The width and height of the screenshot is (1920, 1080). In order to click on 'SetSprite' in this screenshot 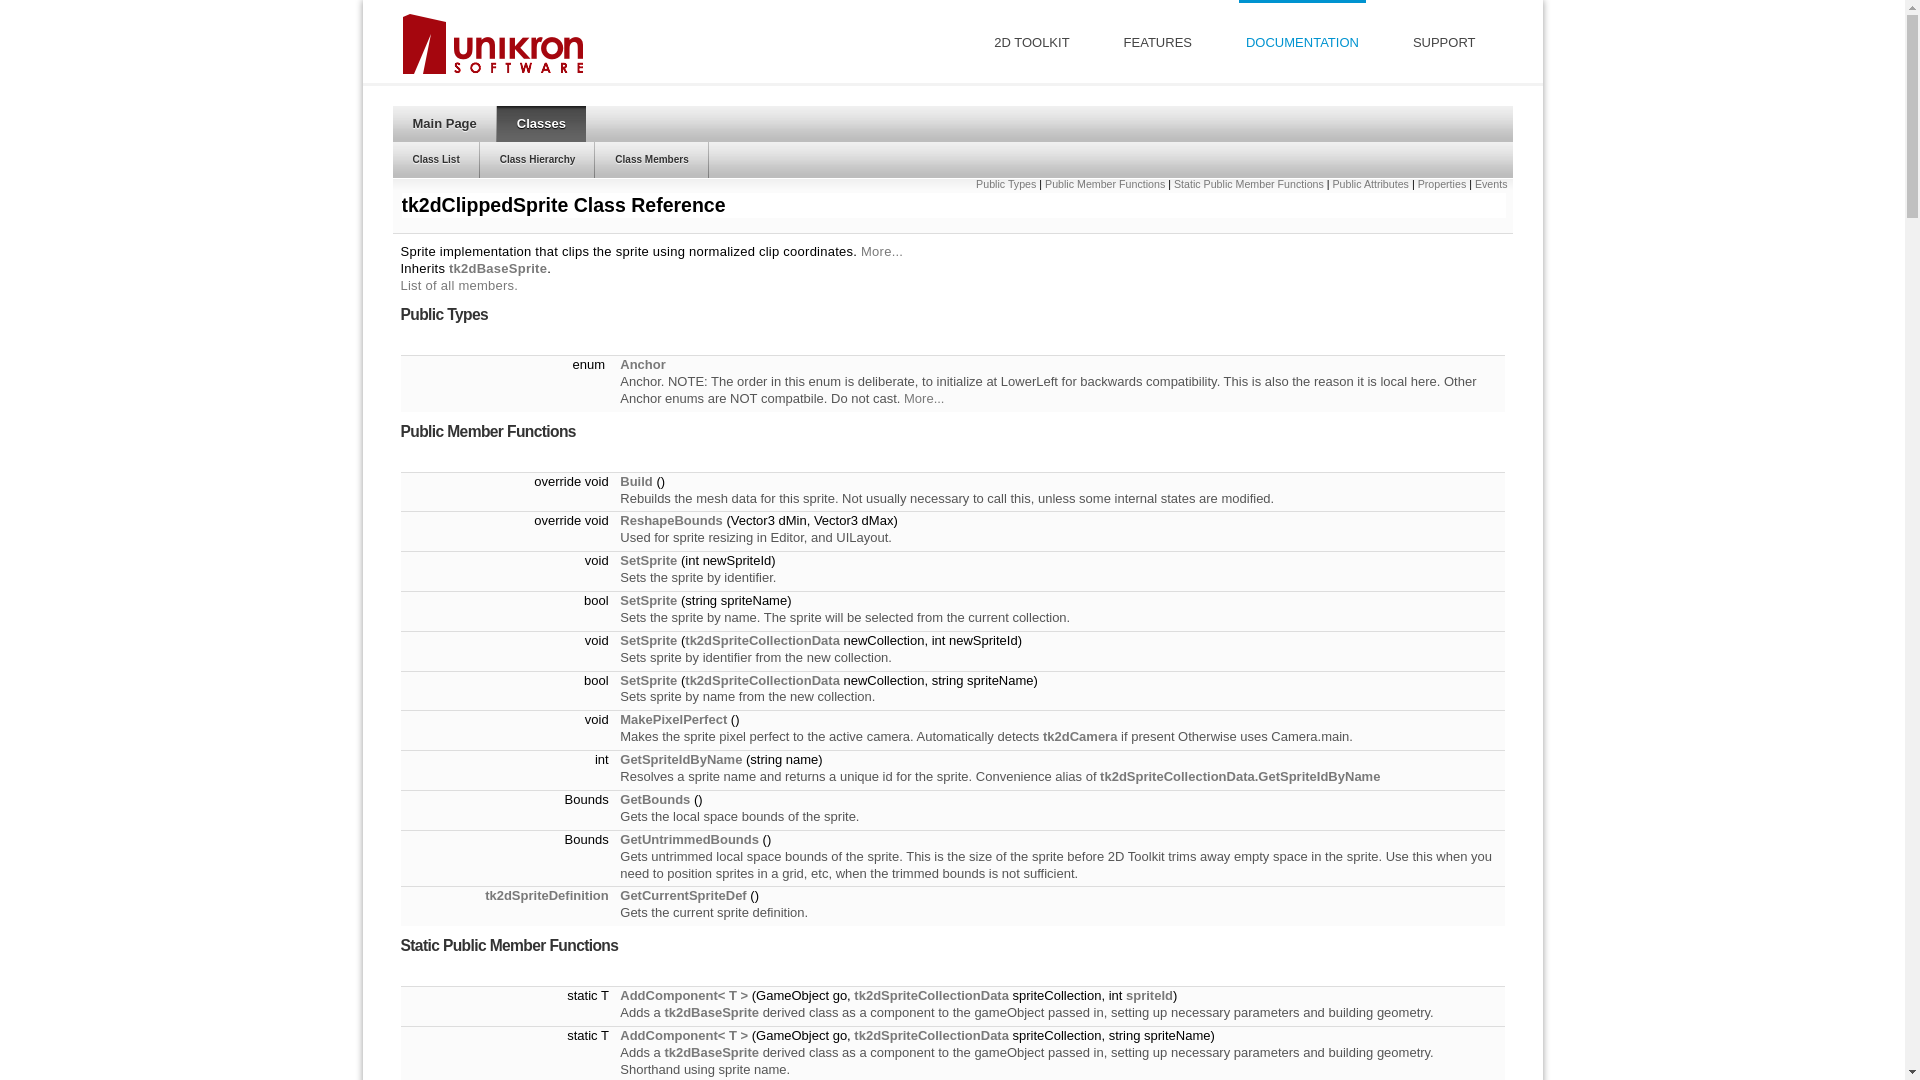, I will do `click(618, 560)`.